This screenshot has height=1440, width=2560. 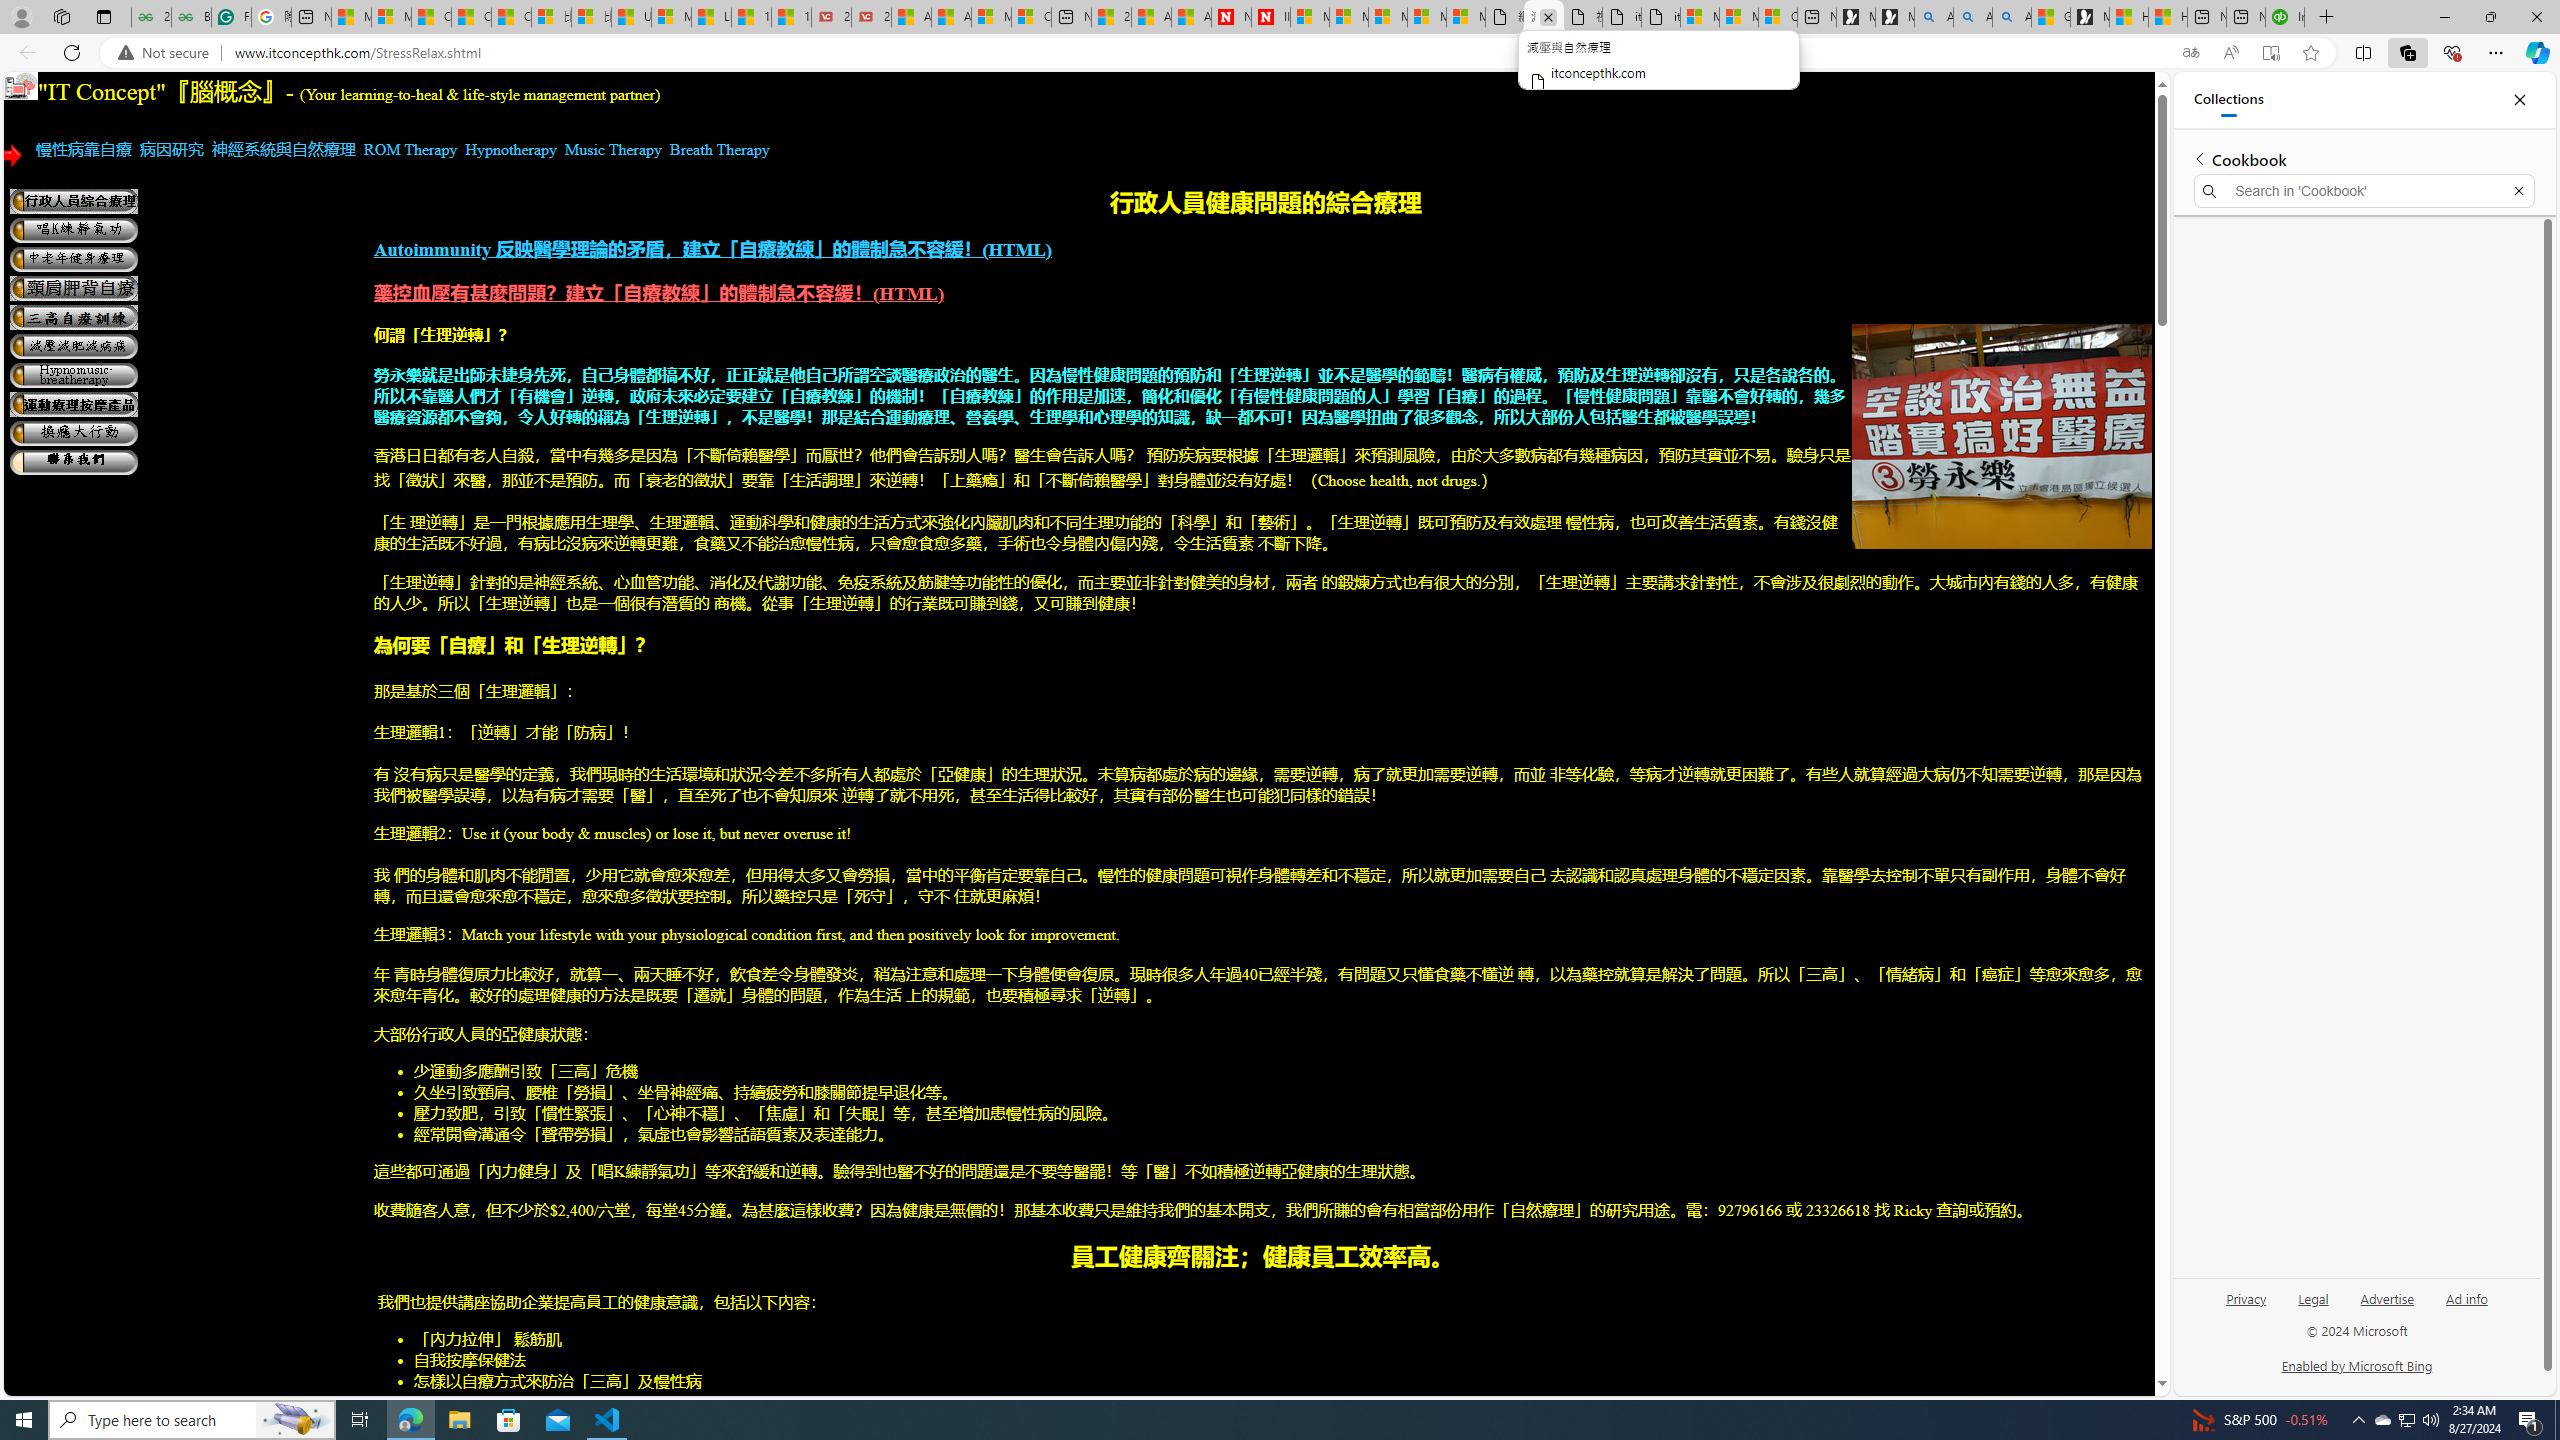 What do you see at coordinates (231, 16) in the screenshot?
I see `'Free AI Writing Assistance for Students | Grammarly'` at bounding box center [231, 16].